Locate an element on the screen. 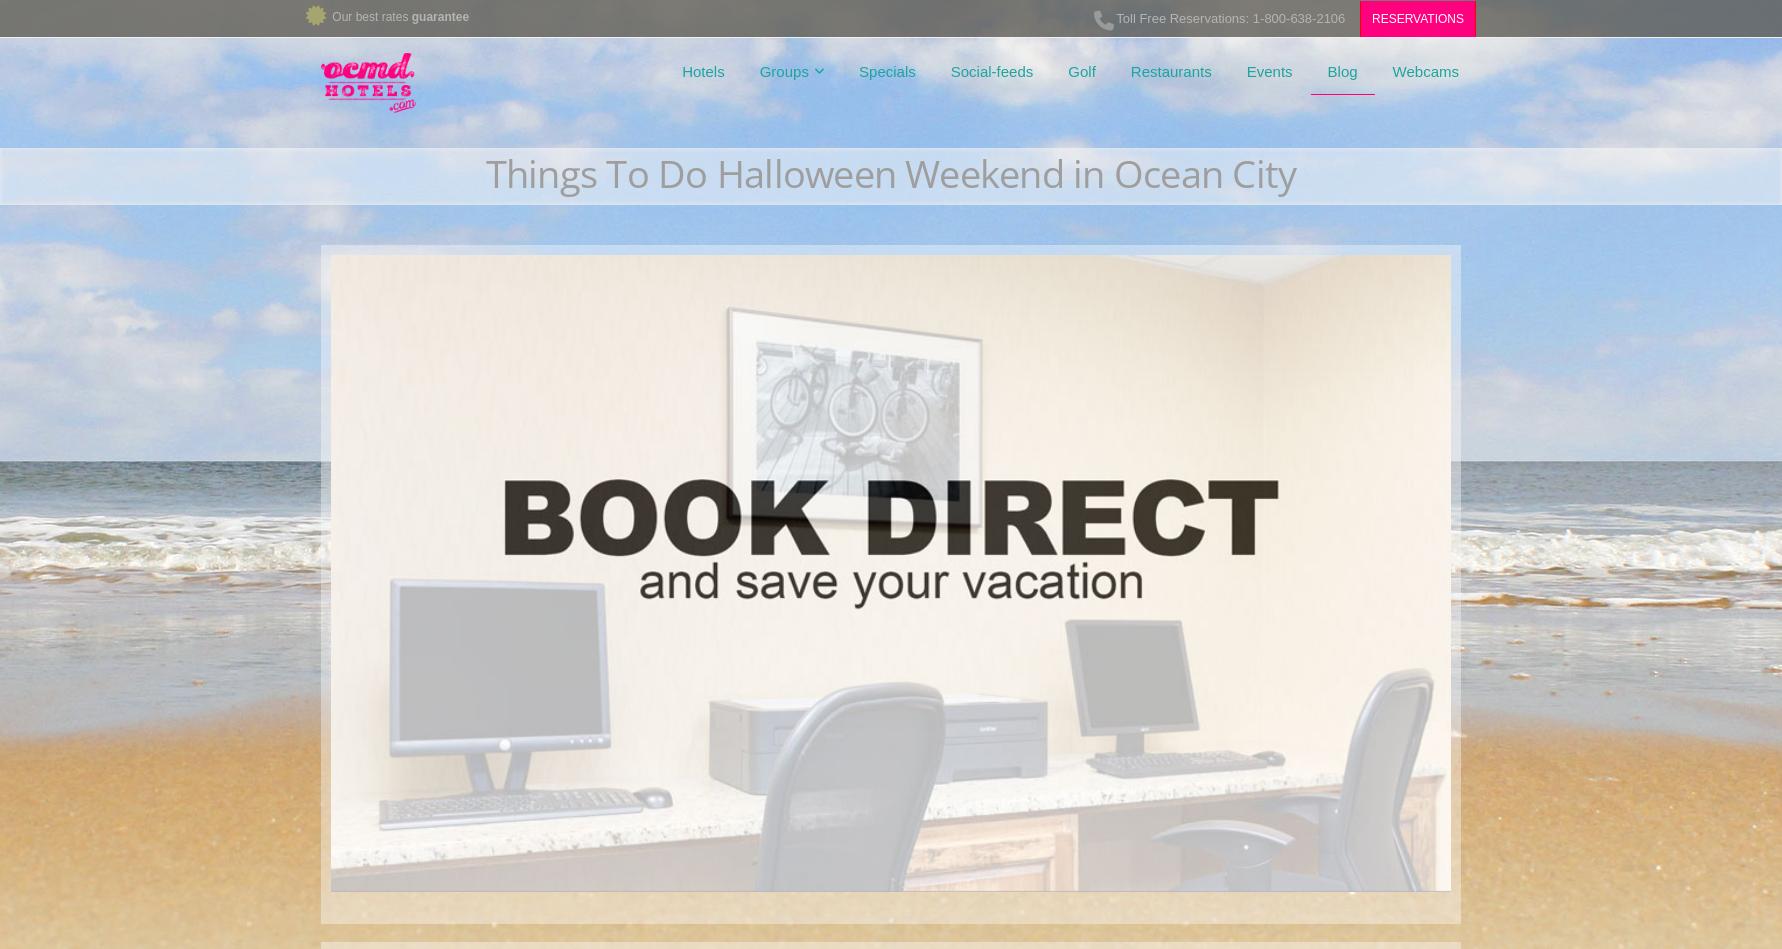 The height and width of the screenshot is (949, 1782). 'Blog' is located at coordinates (1341, 71).